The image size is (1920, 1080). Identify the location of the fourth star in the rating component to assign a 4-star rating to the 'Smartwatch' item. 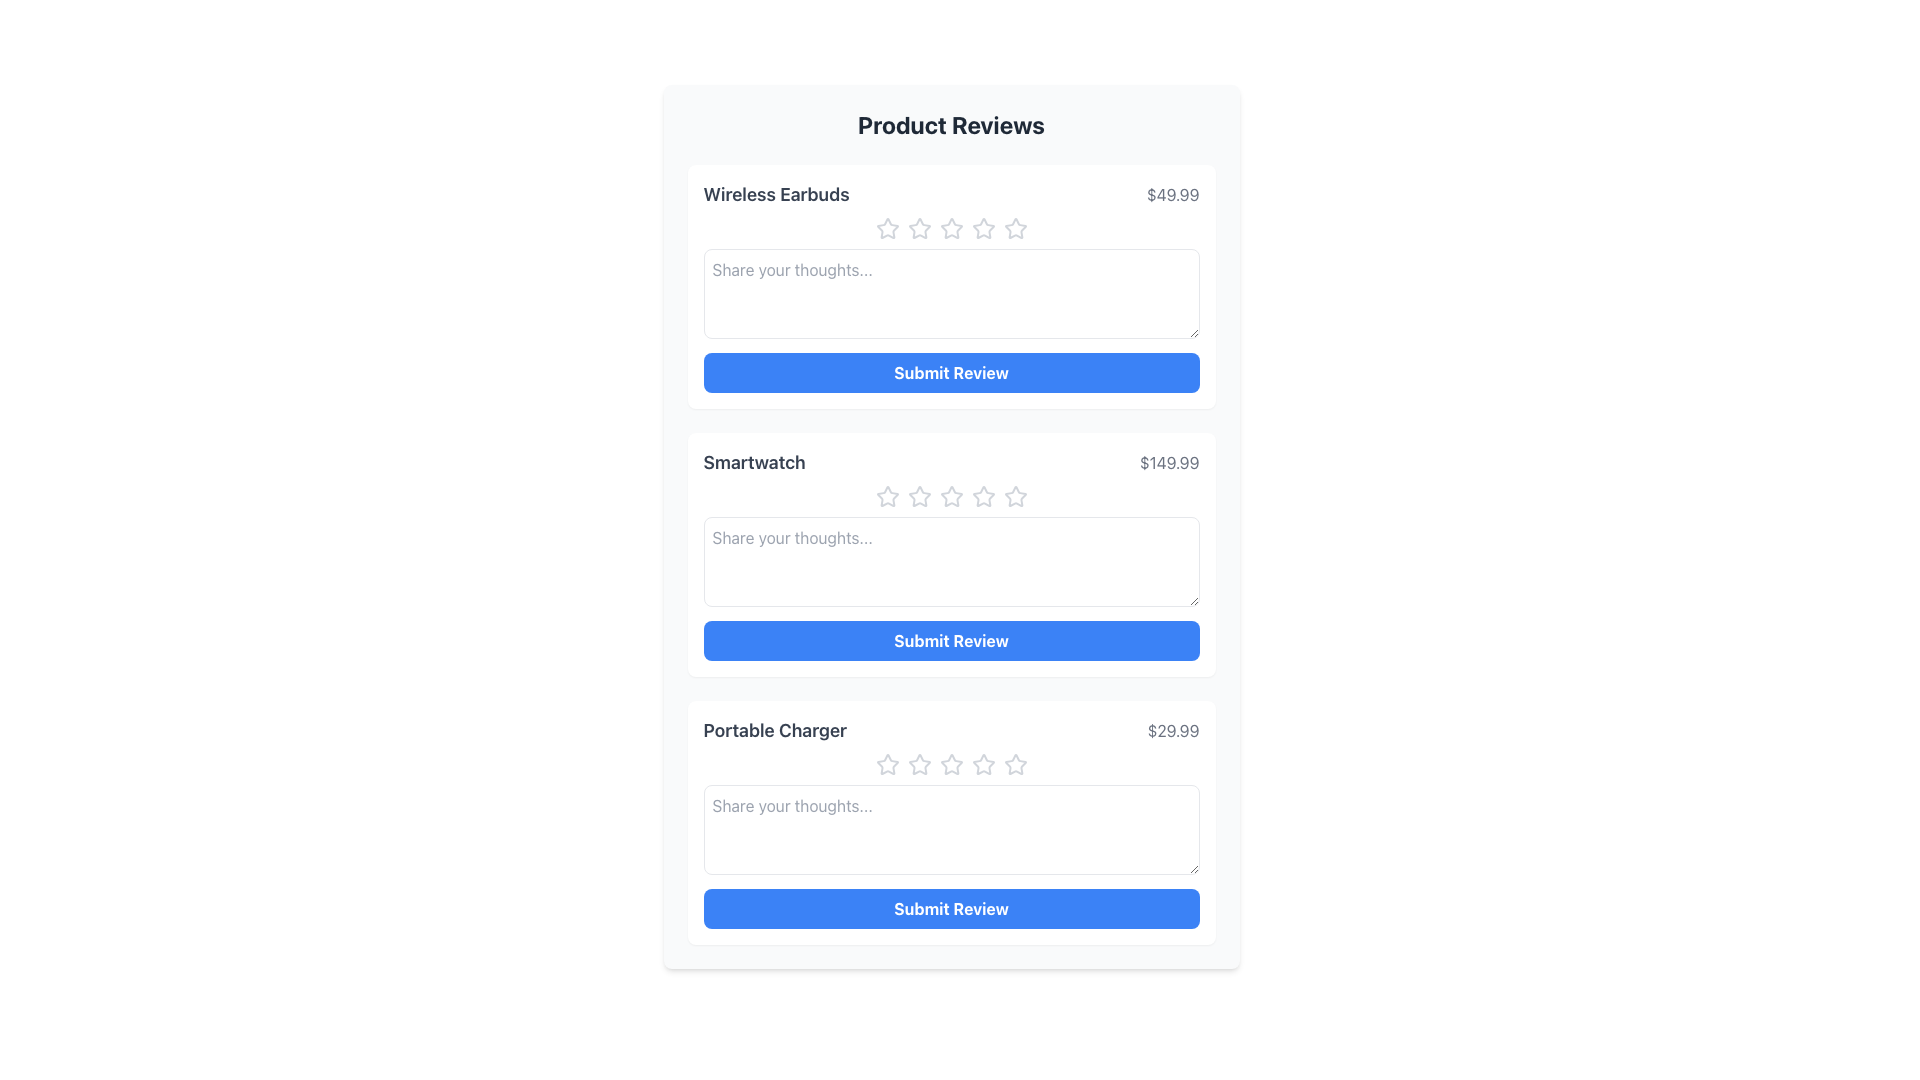
(983, 496).